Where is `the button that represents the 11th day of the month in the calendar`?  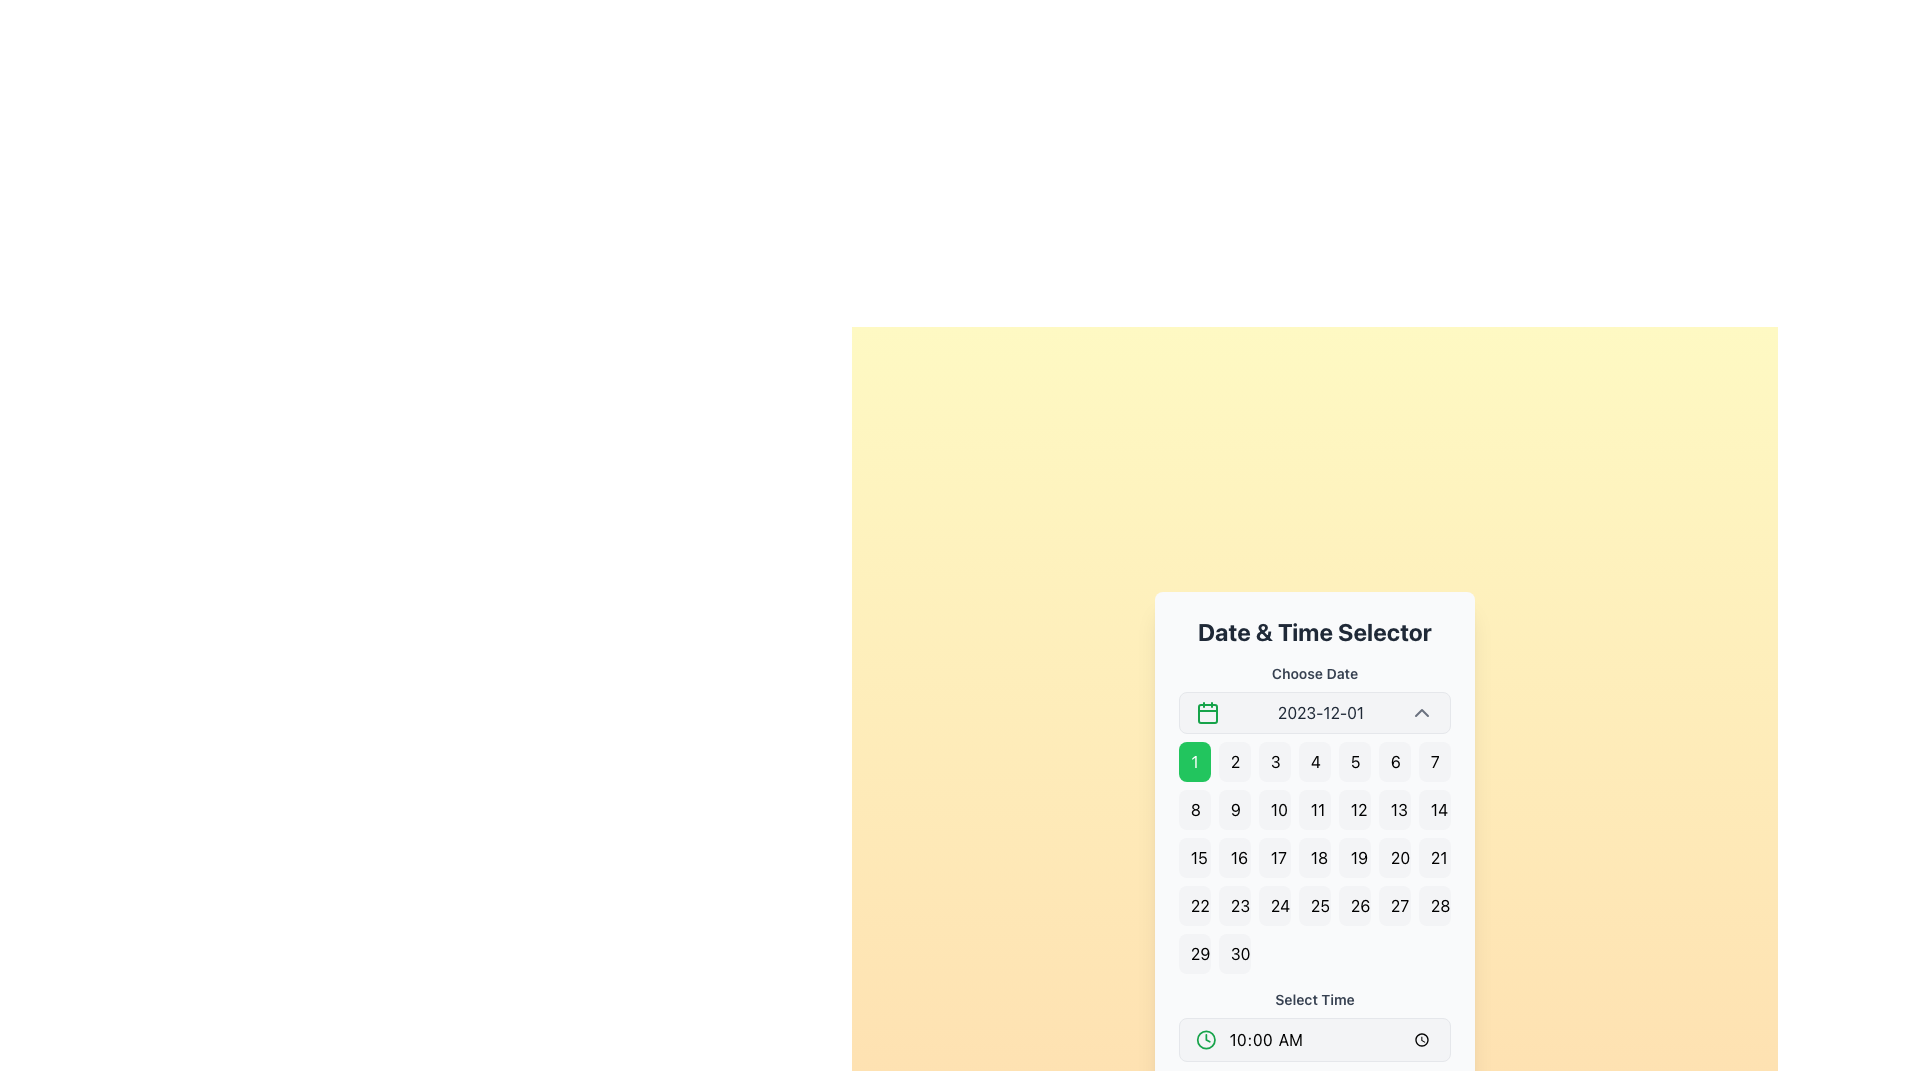 the button that represents the 11th day of the month in the calendar is located at coordinates (1315, 810).